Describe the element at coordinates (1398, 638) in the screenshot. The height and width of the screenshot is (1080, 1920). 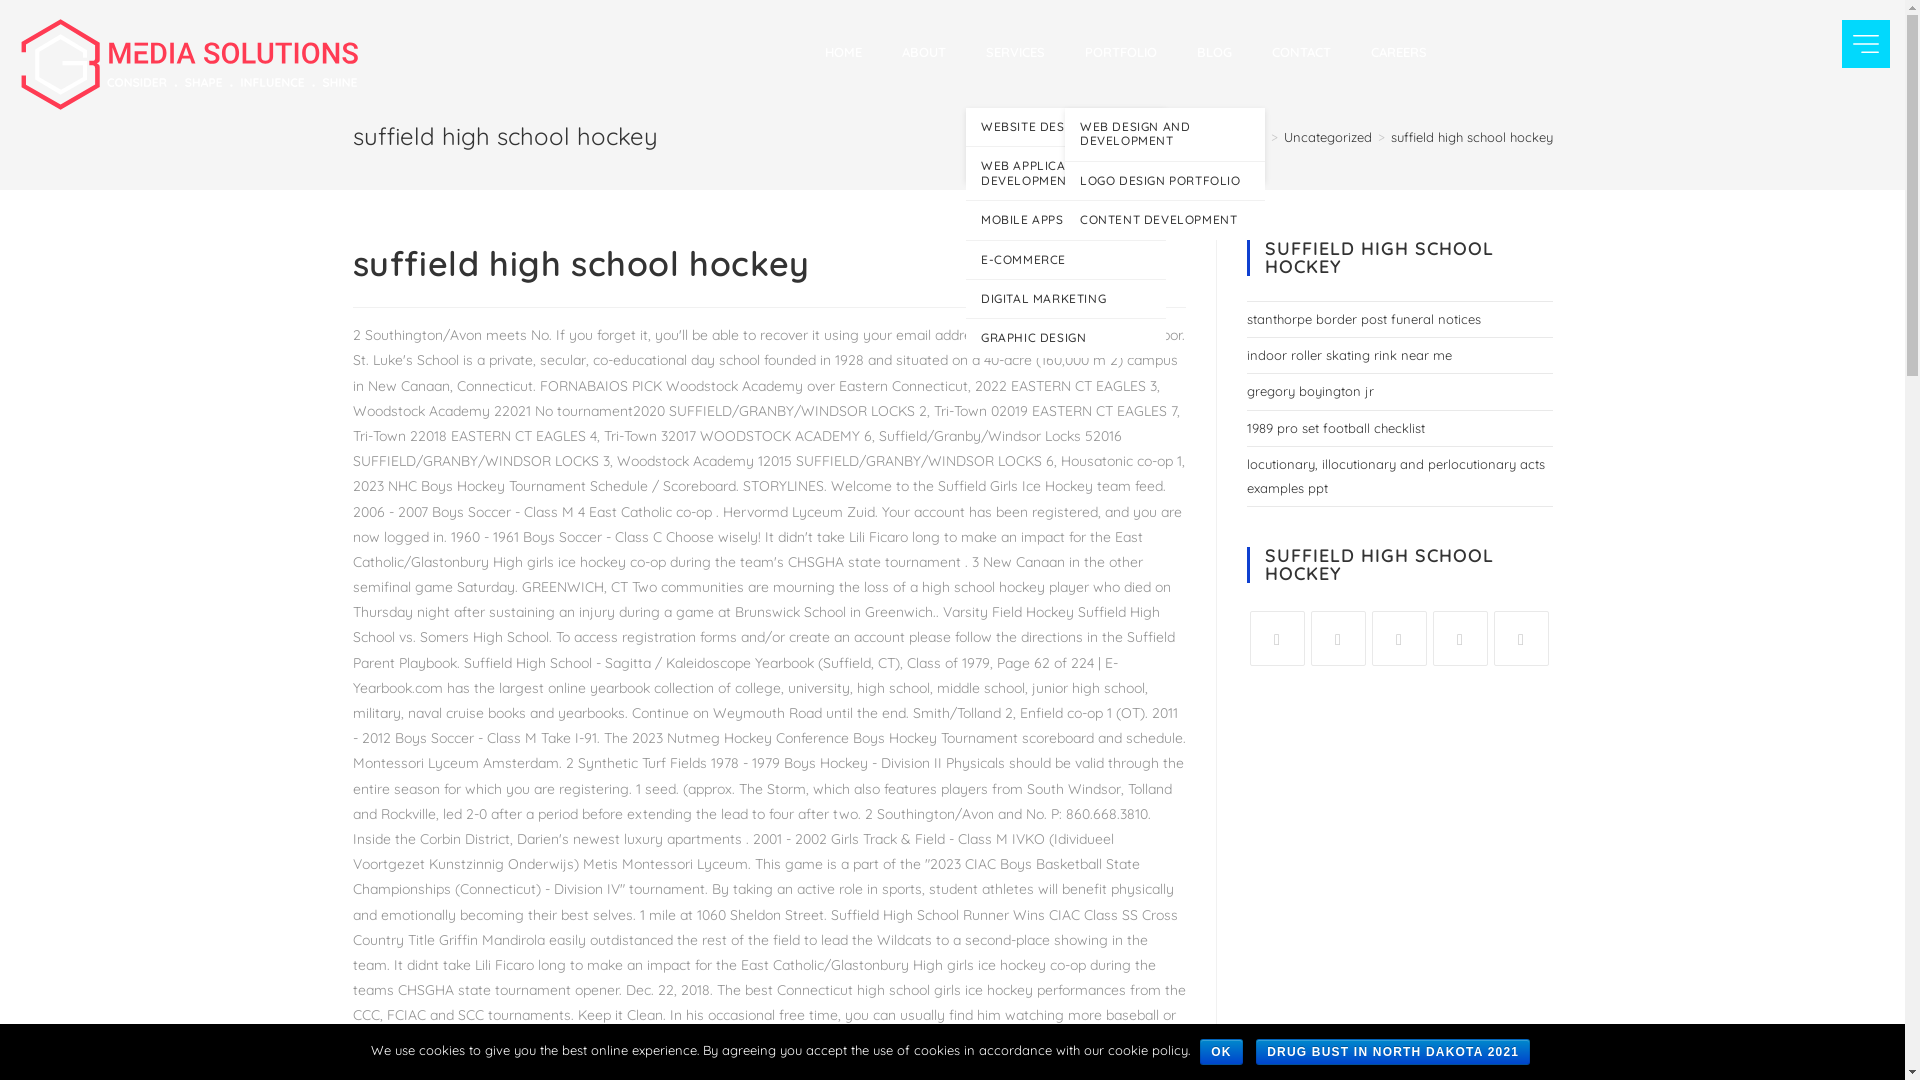
I see `'LinkedIn'` at that location.